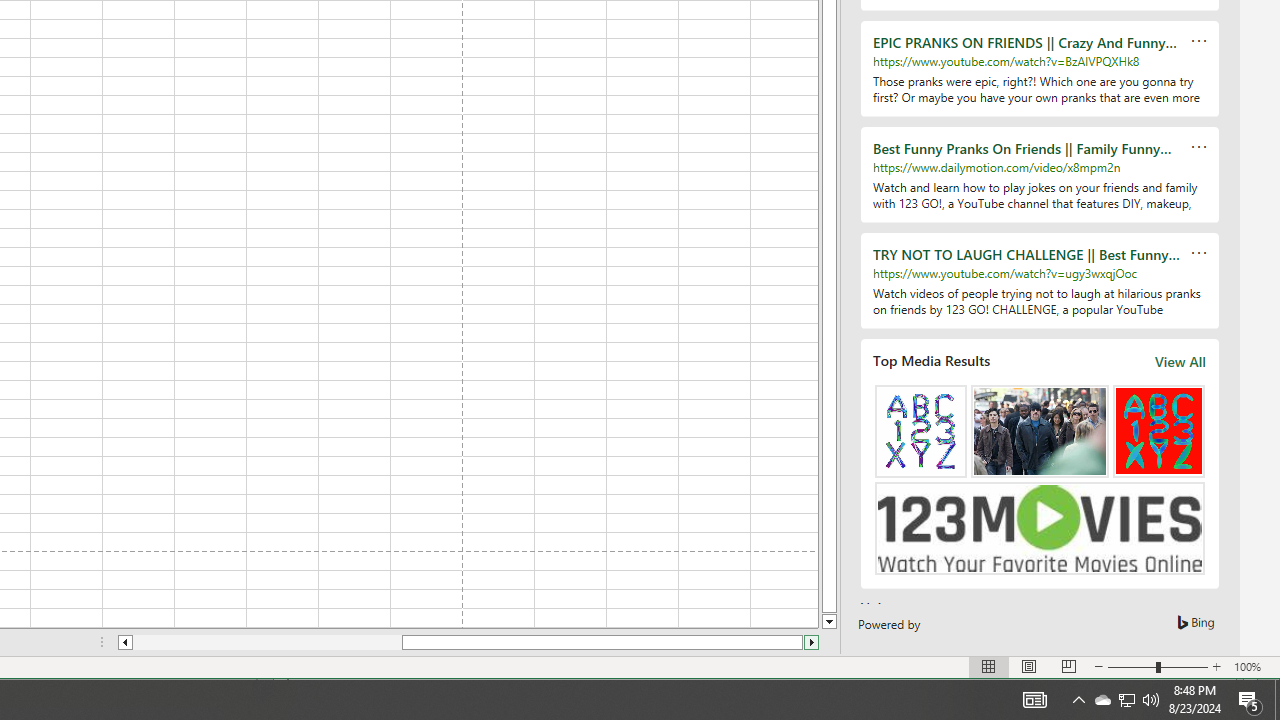 The width and height of the screenshot is (1280, 720). Describe the element at coordinates (1216, 667) in the screenshot. I see `'Zoom In'` at that location.